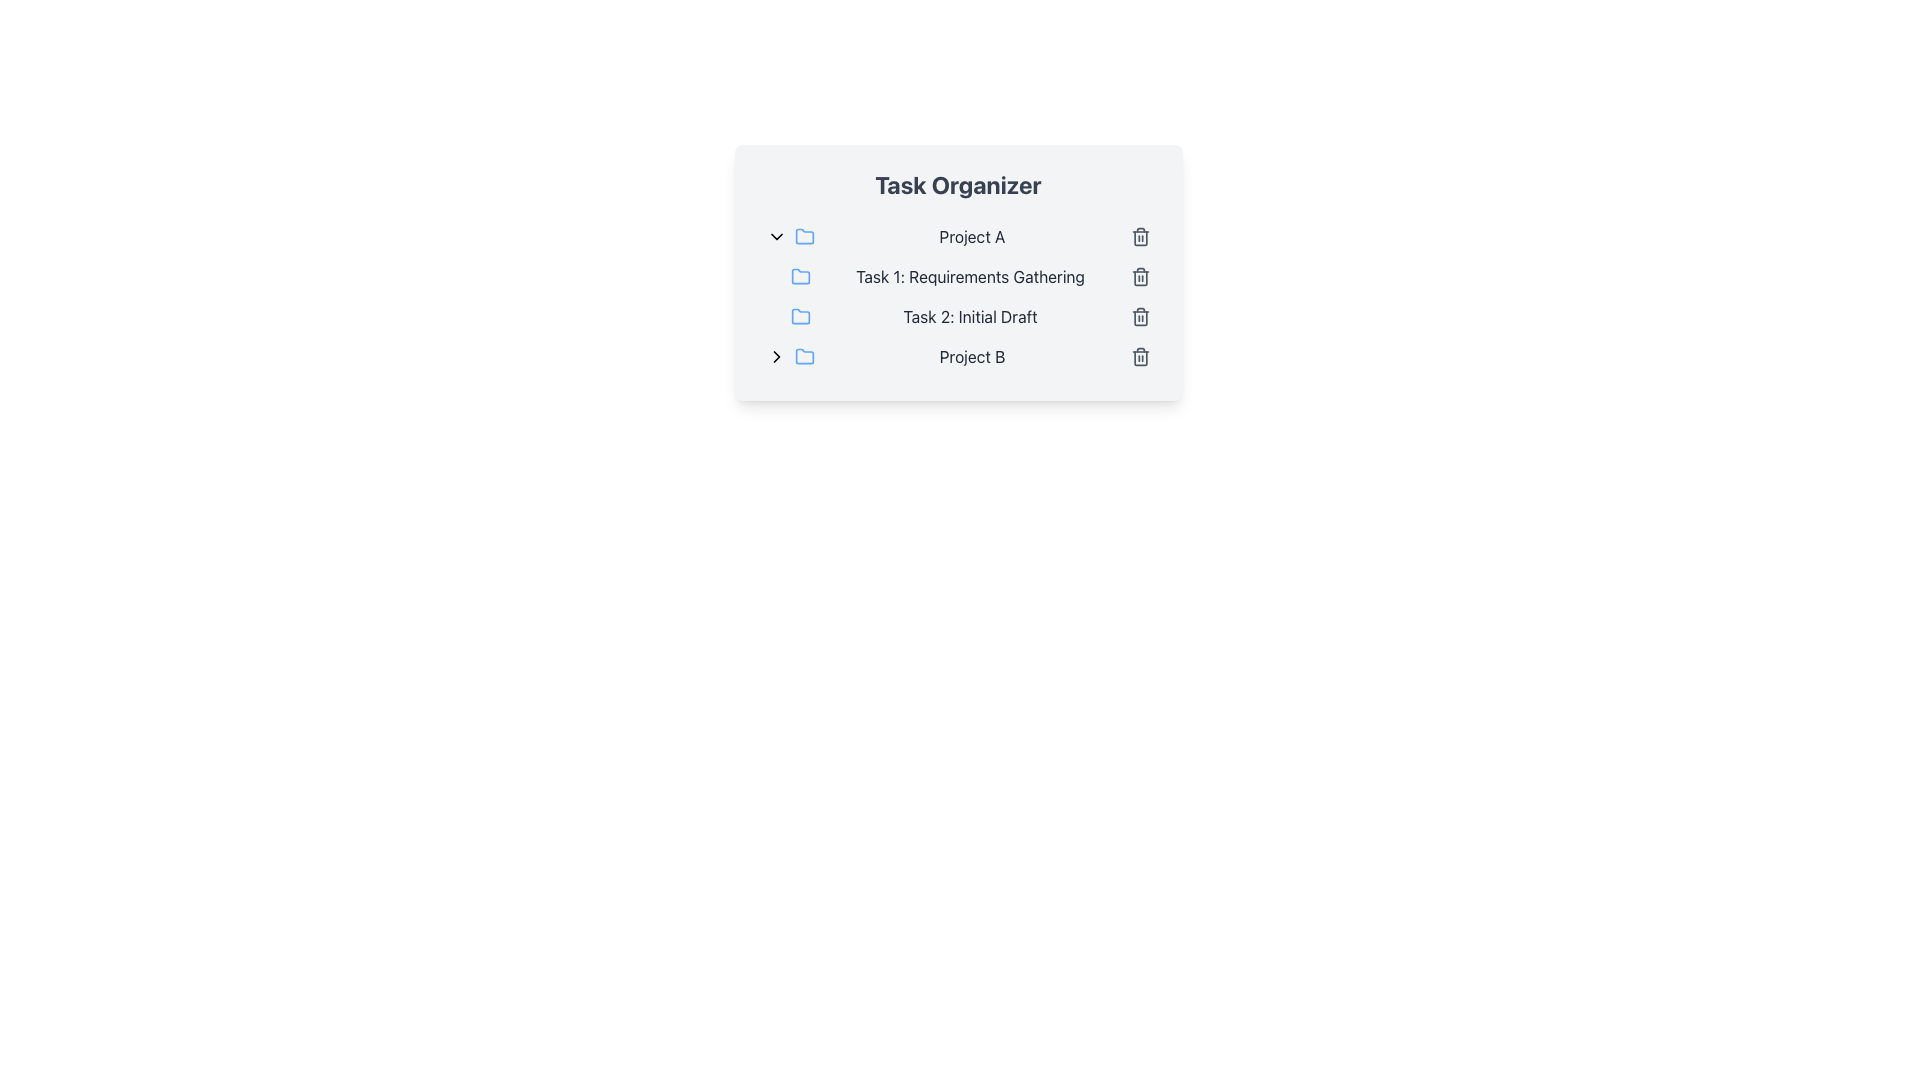  What do you see at coordinates (1140, 278) in the screenshot?
I see `the trashcan icon button adjacent to the text 'Task 1: Requirements Gathering'` at bounding box center [1140, 278].